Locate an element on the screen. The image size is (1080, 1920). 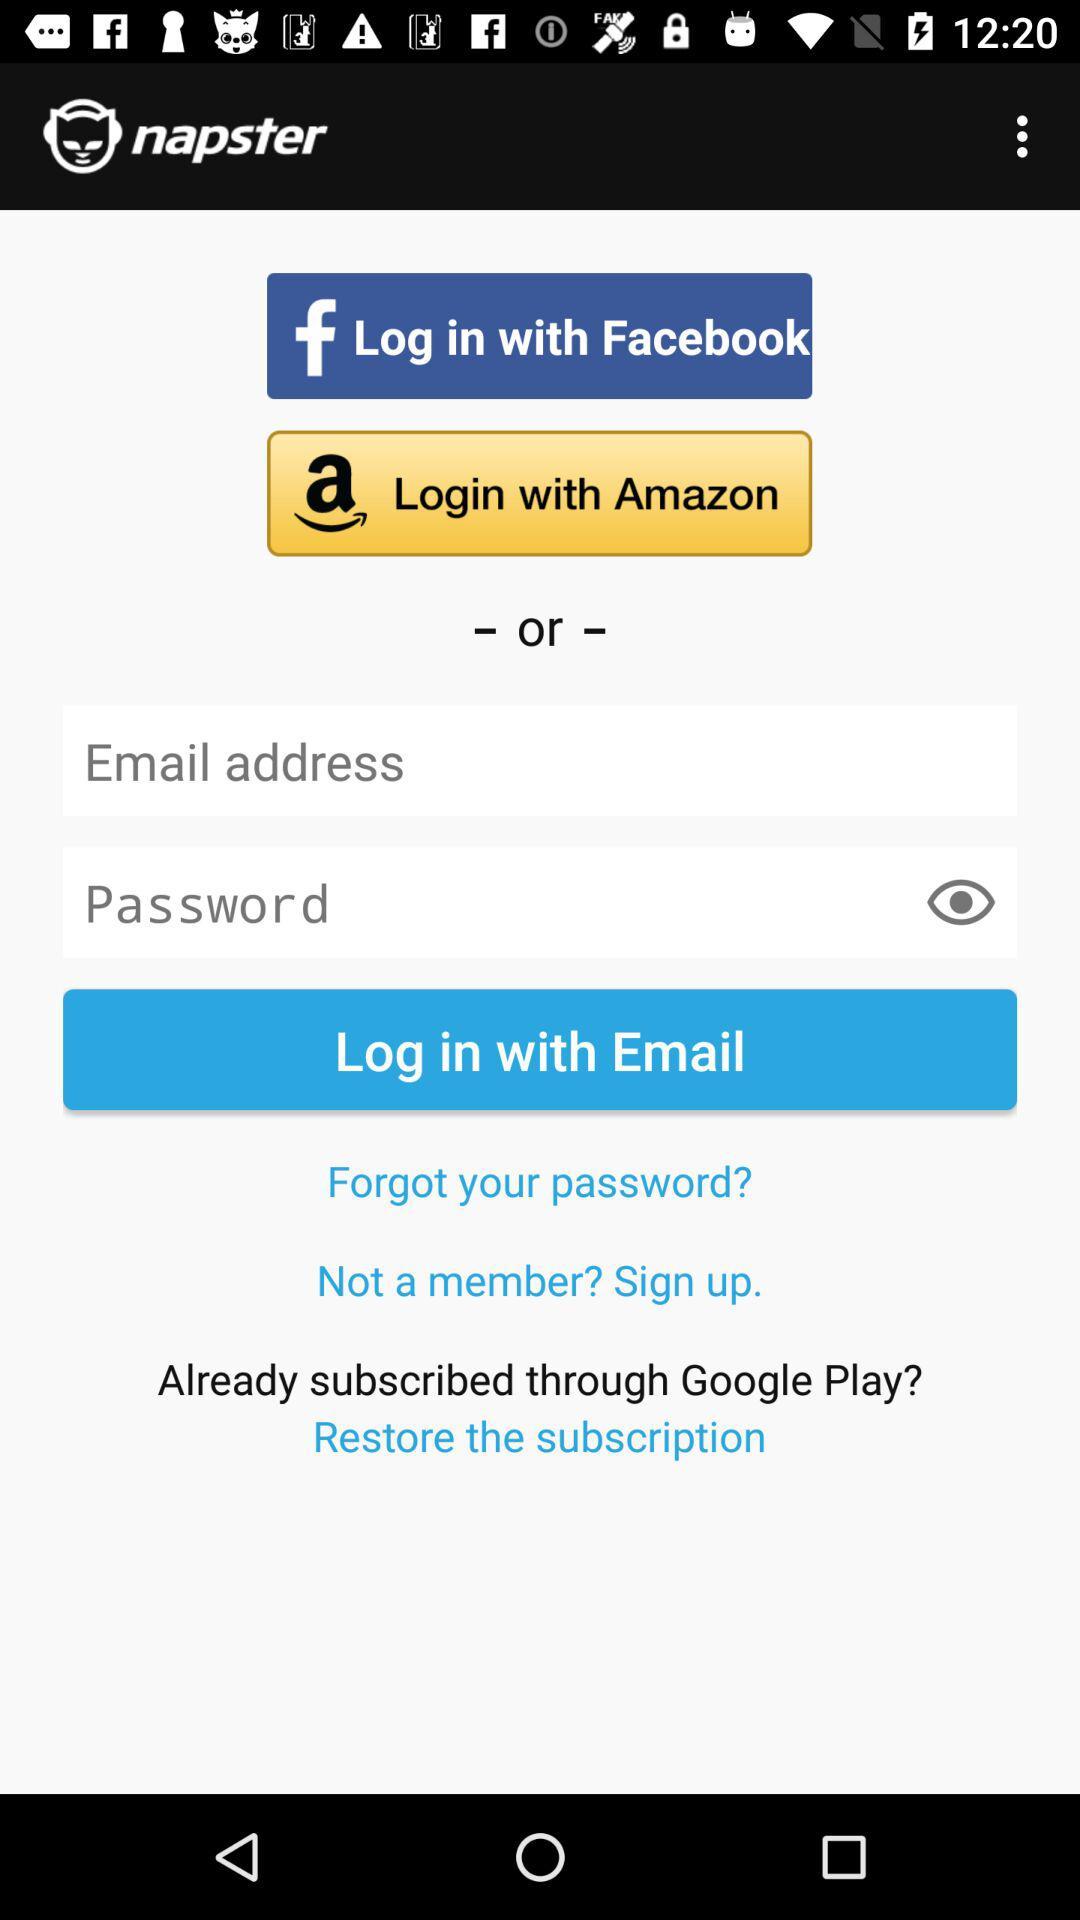
the item on the right is located at coordinates (960, 901).